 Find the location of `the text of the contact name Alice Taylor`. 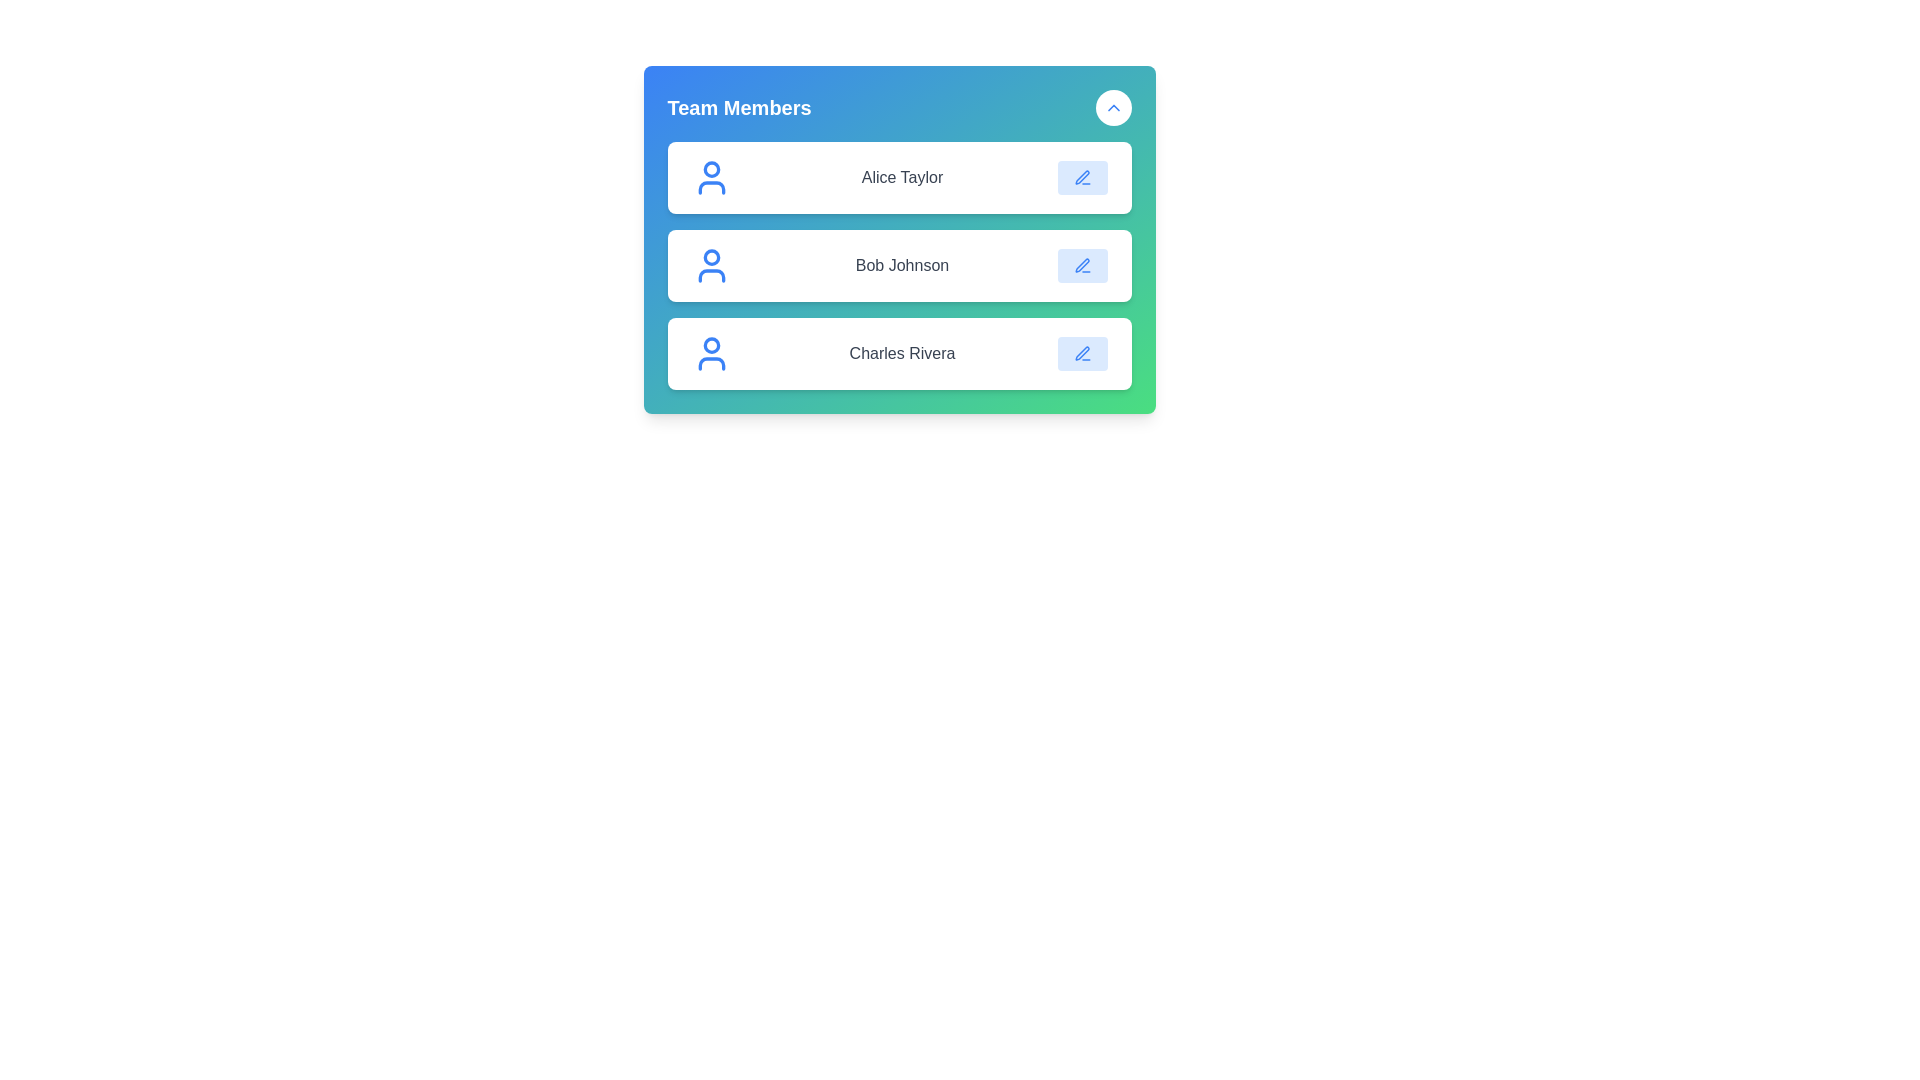

the text of the contact name Alice Taylor is located at coordinates (901, 176).